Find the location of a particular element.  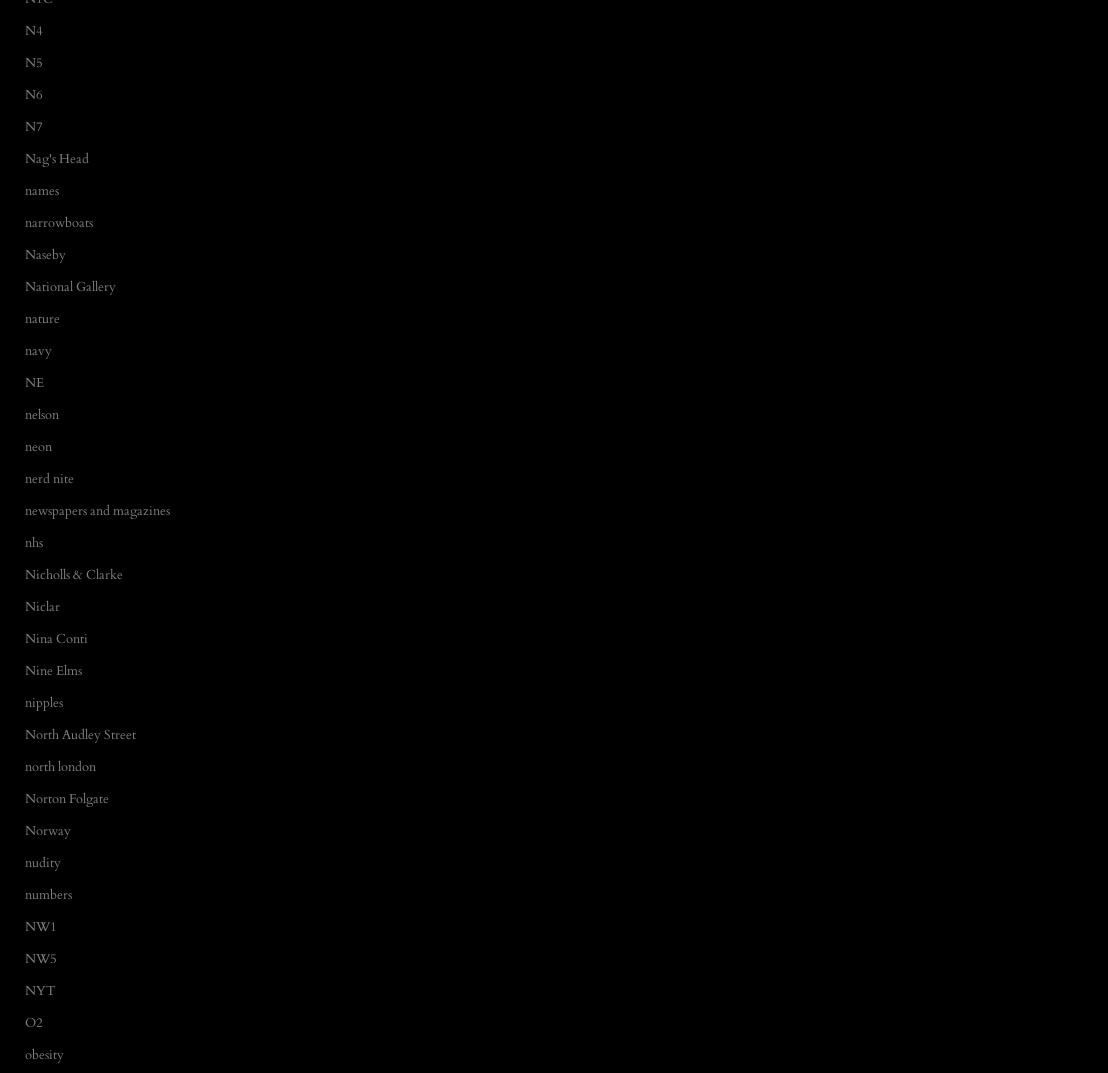

'N6' is located at coordinates (34, 93).